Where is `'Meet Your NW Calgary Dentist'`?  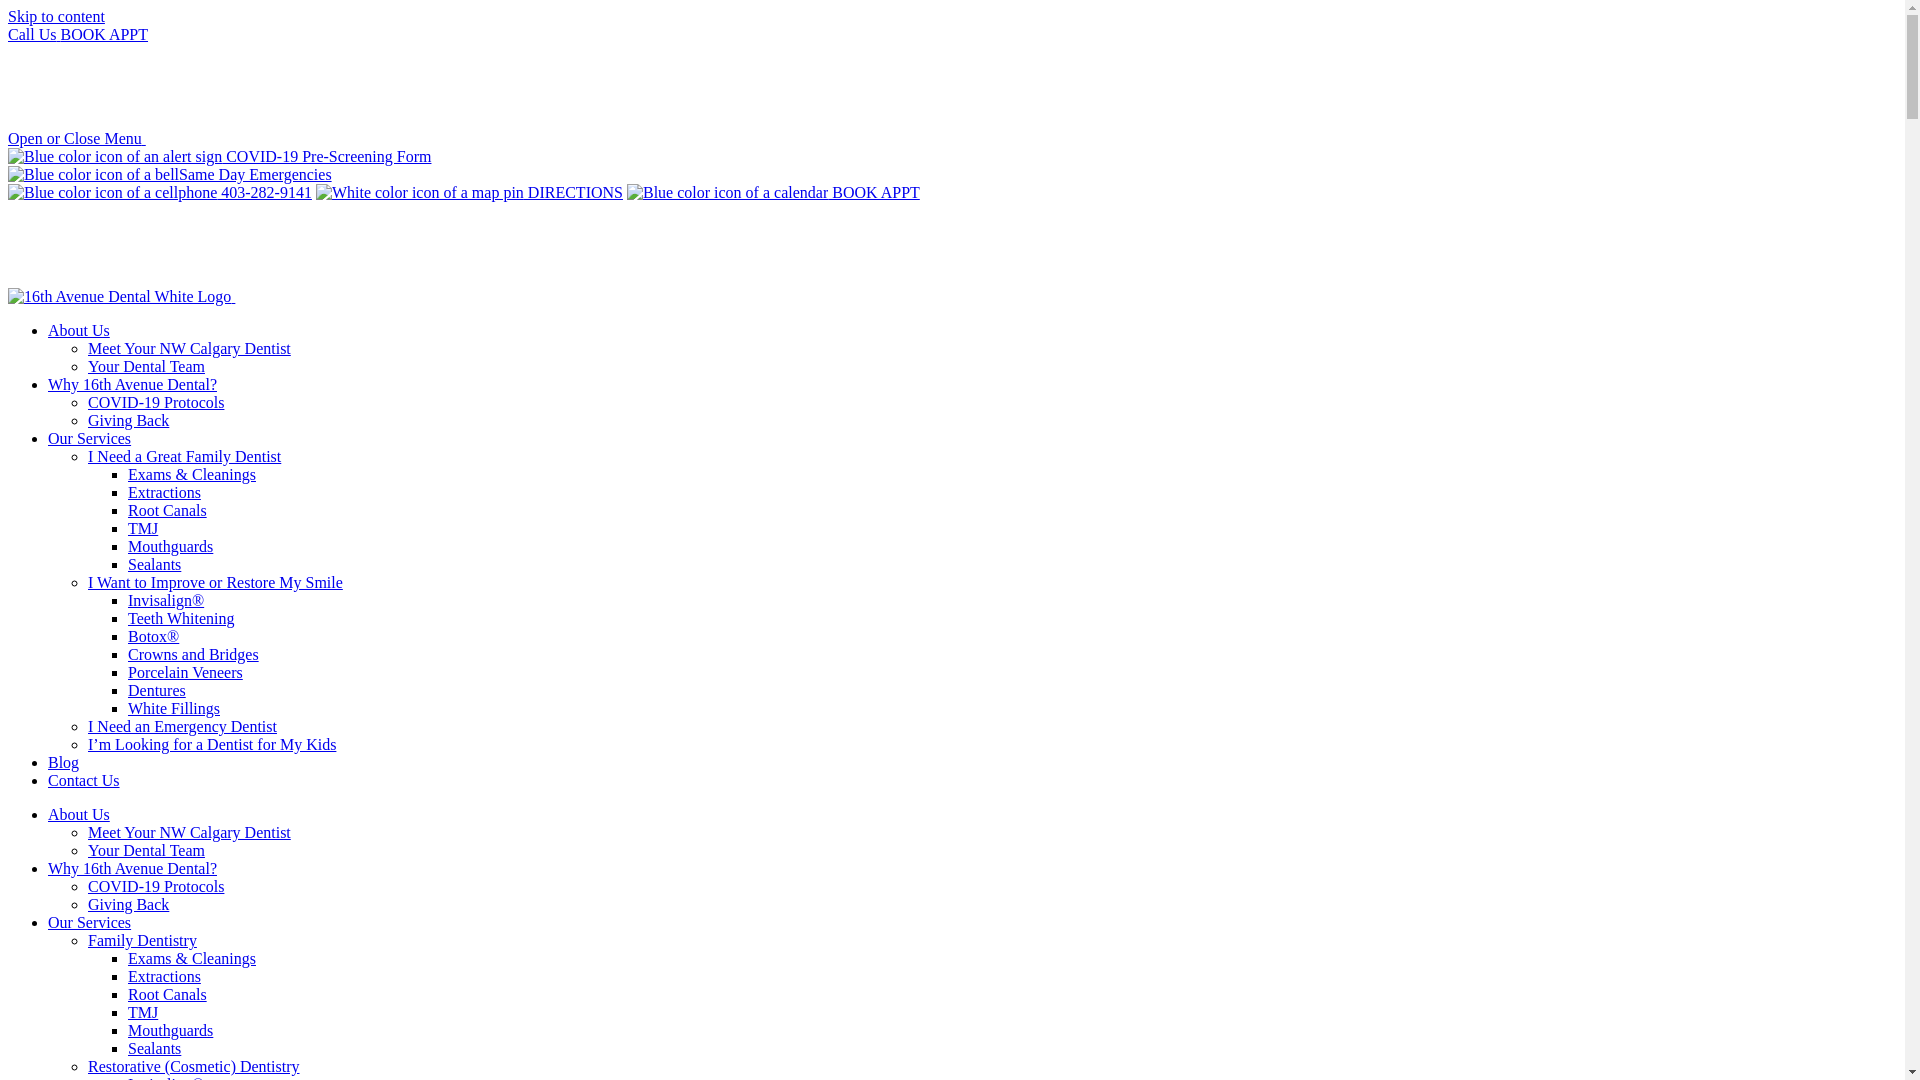
'Meet Your NW Calgary Dentist' is located at coordinates (189, 347).